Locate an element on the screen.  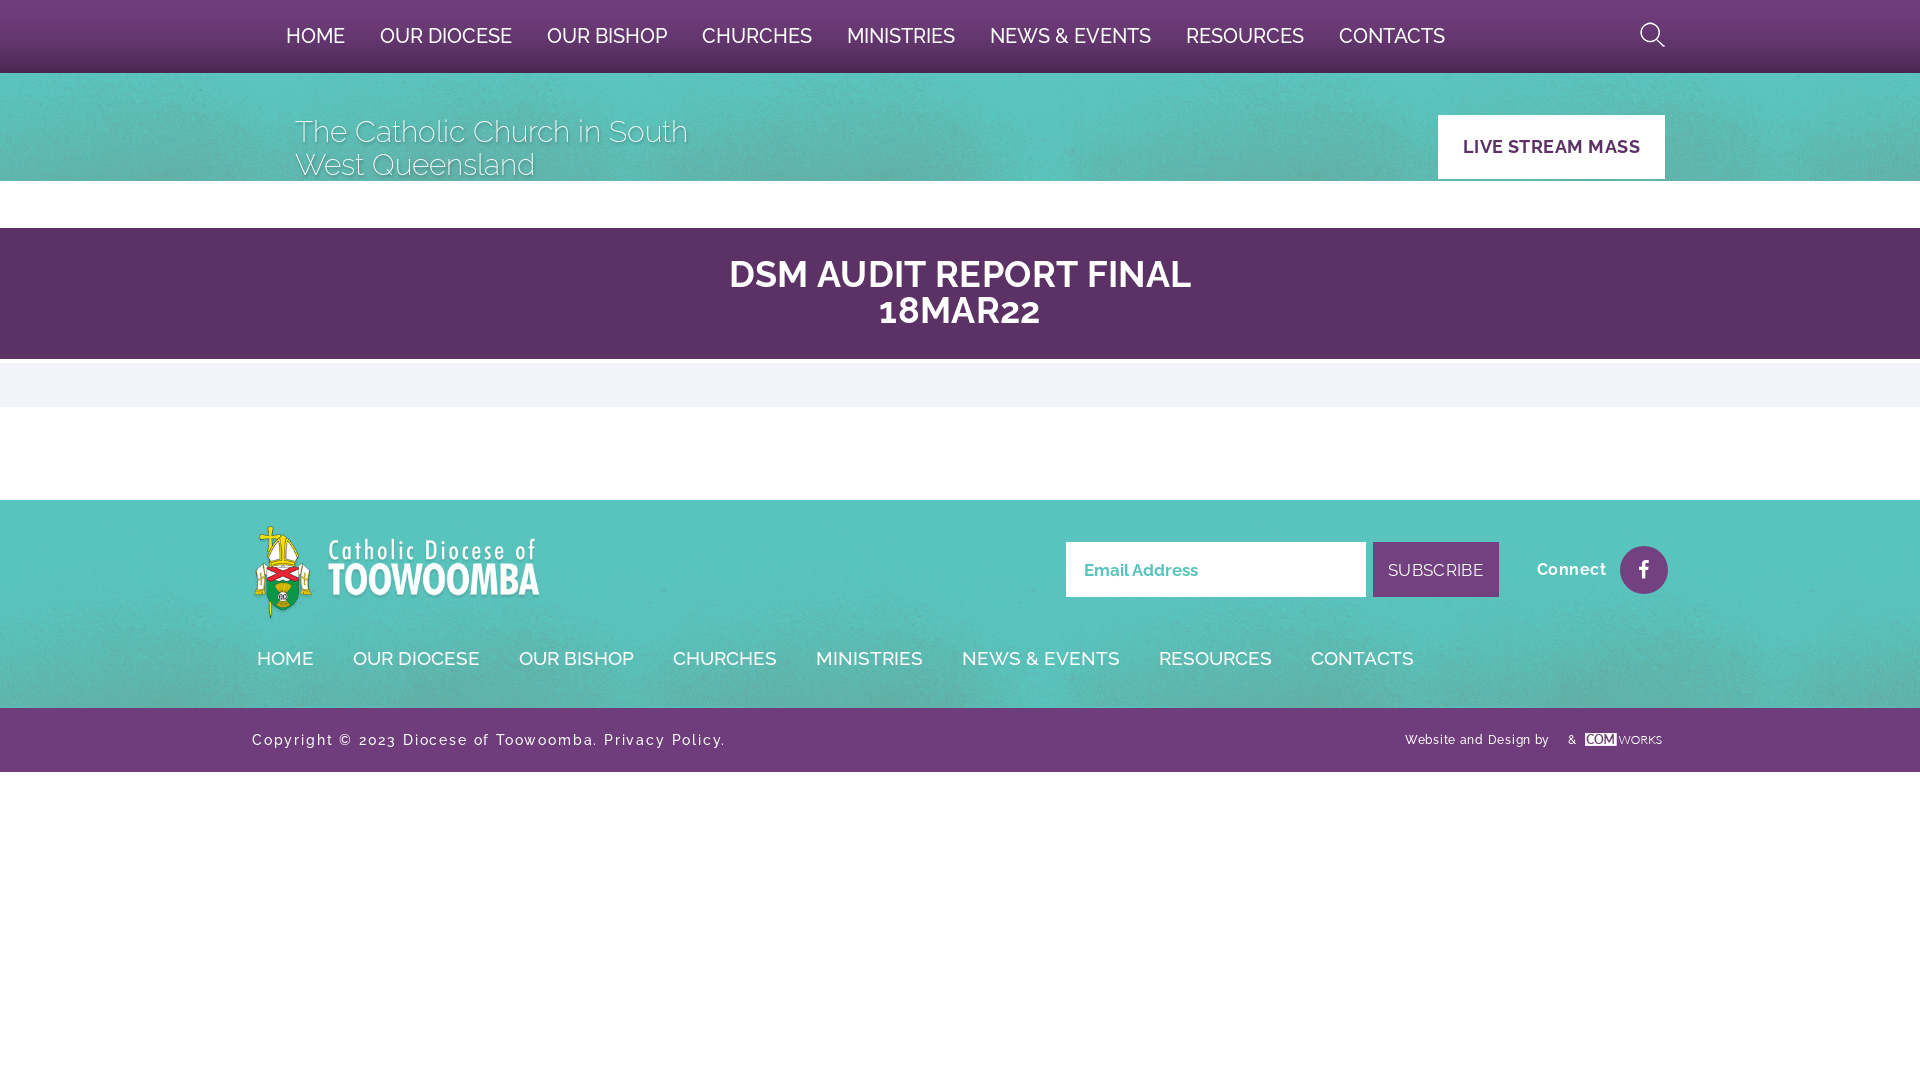
'Subscribe' is located at coordinates (1434, 569).